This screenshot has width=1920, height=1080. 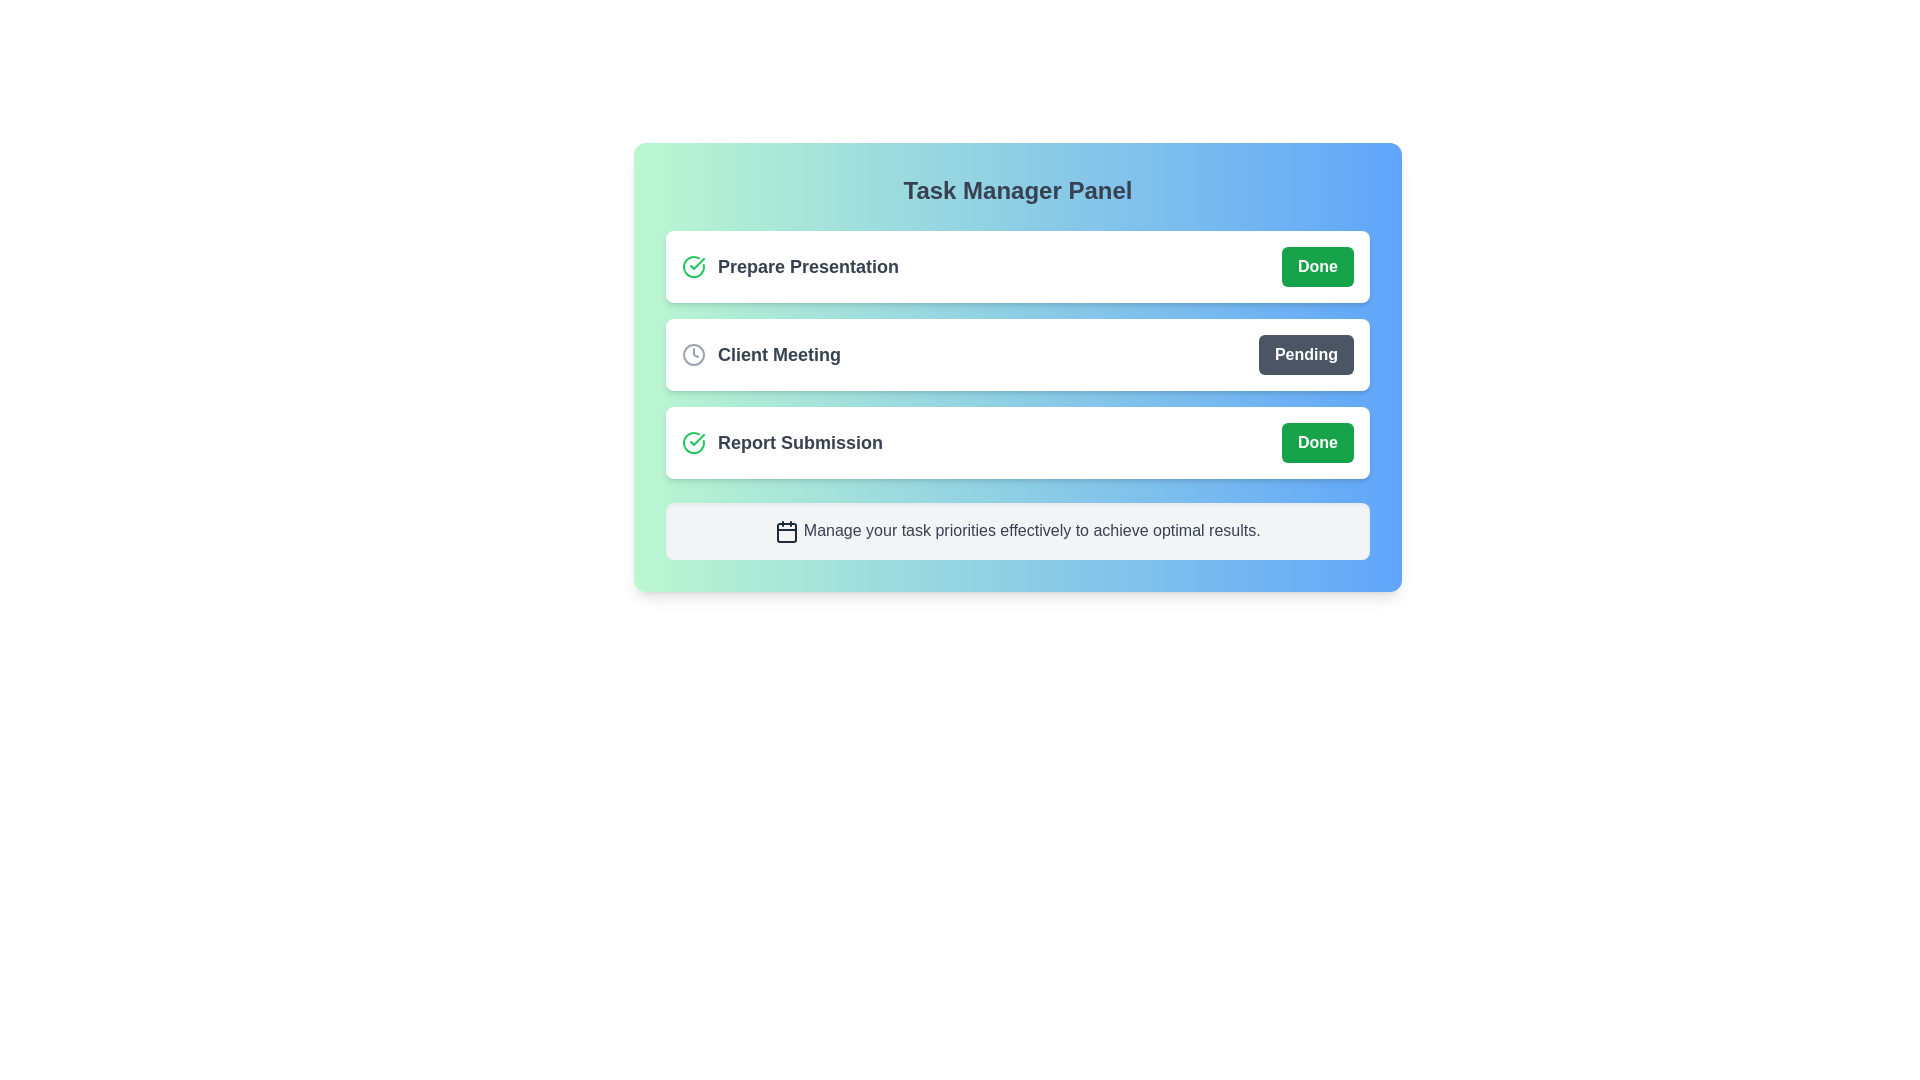 What do you see at coordinates (789, 265) in the screenshot?
I see `the task name Prepare Presentation to select its text` at bounding box center [789, 265].